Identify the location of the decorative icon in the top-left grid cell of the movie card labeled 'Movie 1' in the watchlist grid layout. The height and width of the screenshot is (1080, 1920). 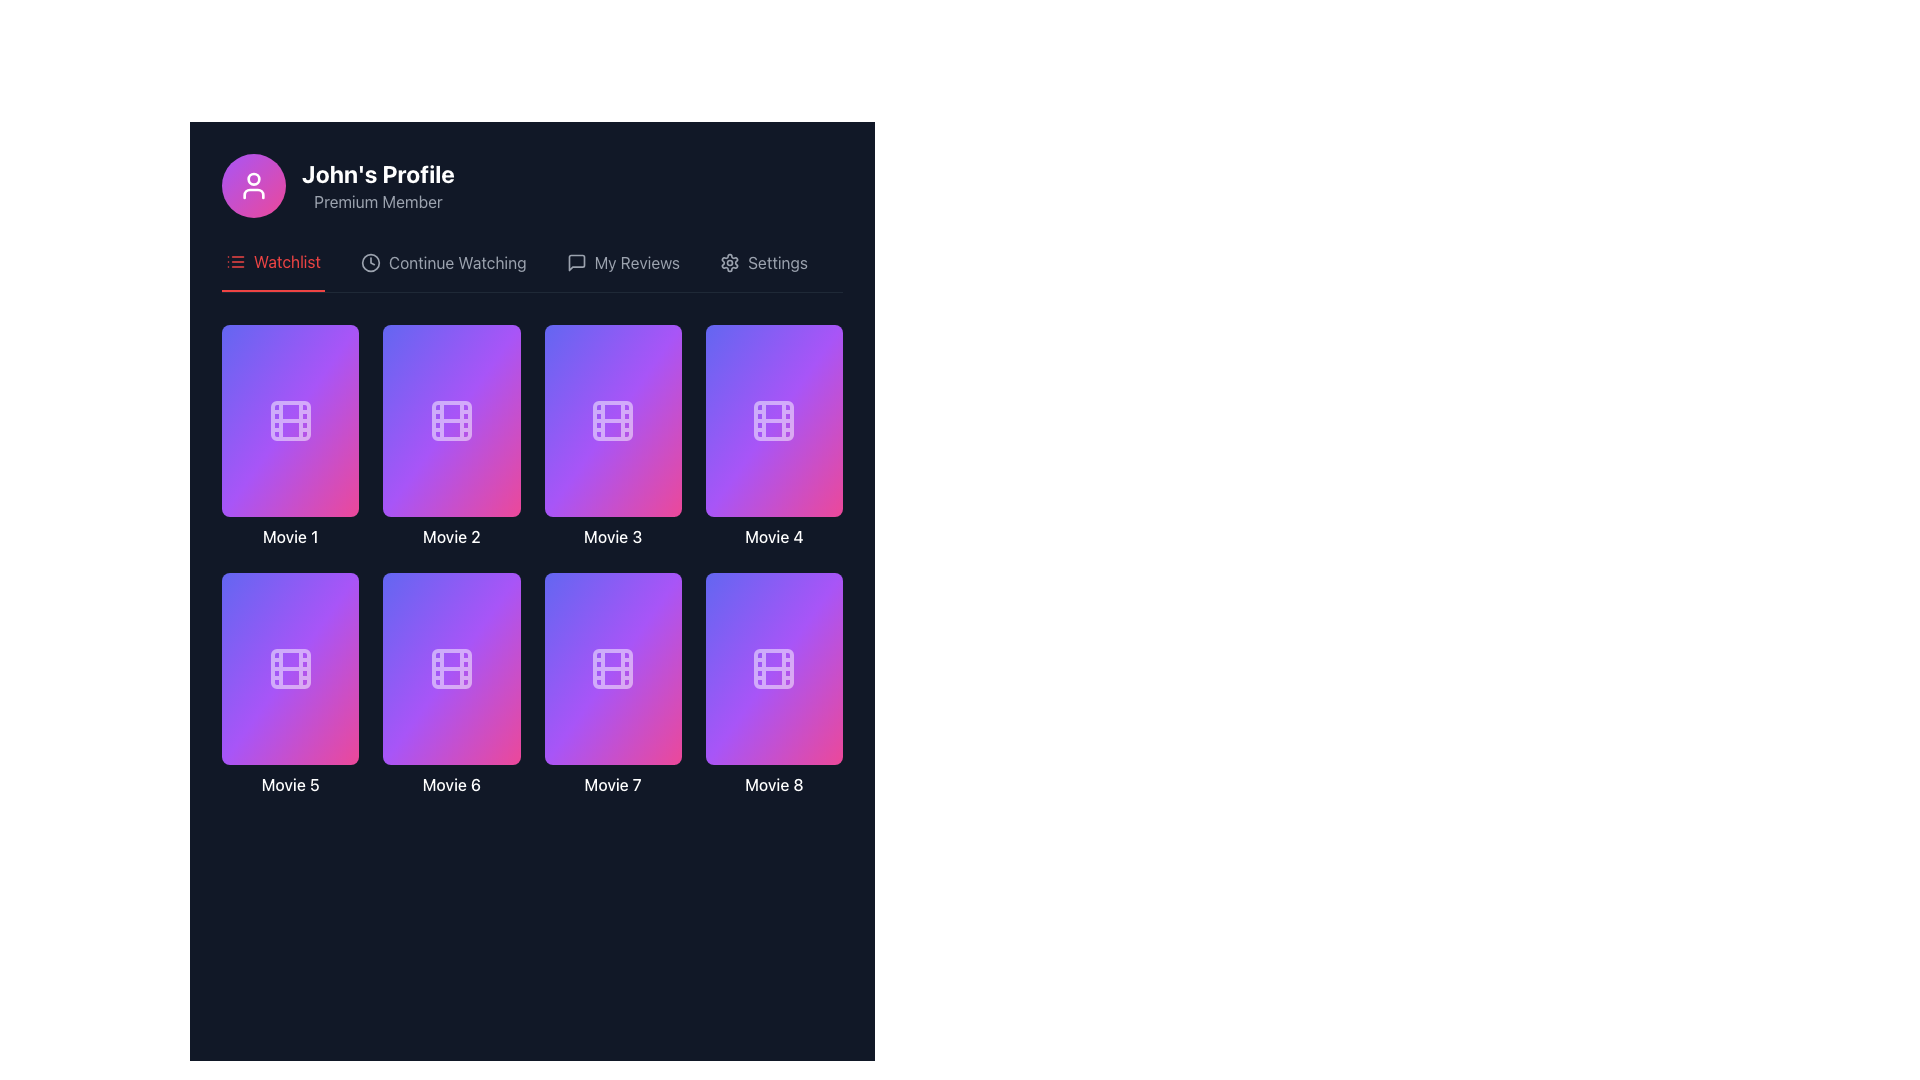
(289, 419).